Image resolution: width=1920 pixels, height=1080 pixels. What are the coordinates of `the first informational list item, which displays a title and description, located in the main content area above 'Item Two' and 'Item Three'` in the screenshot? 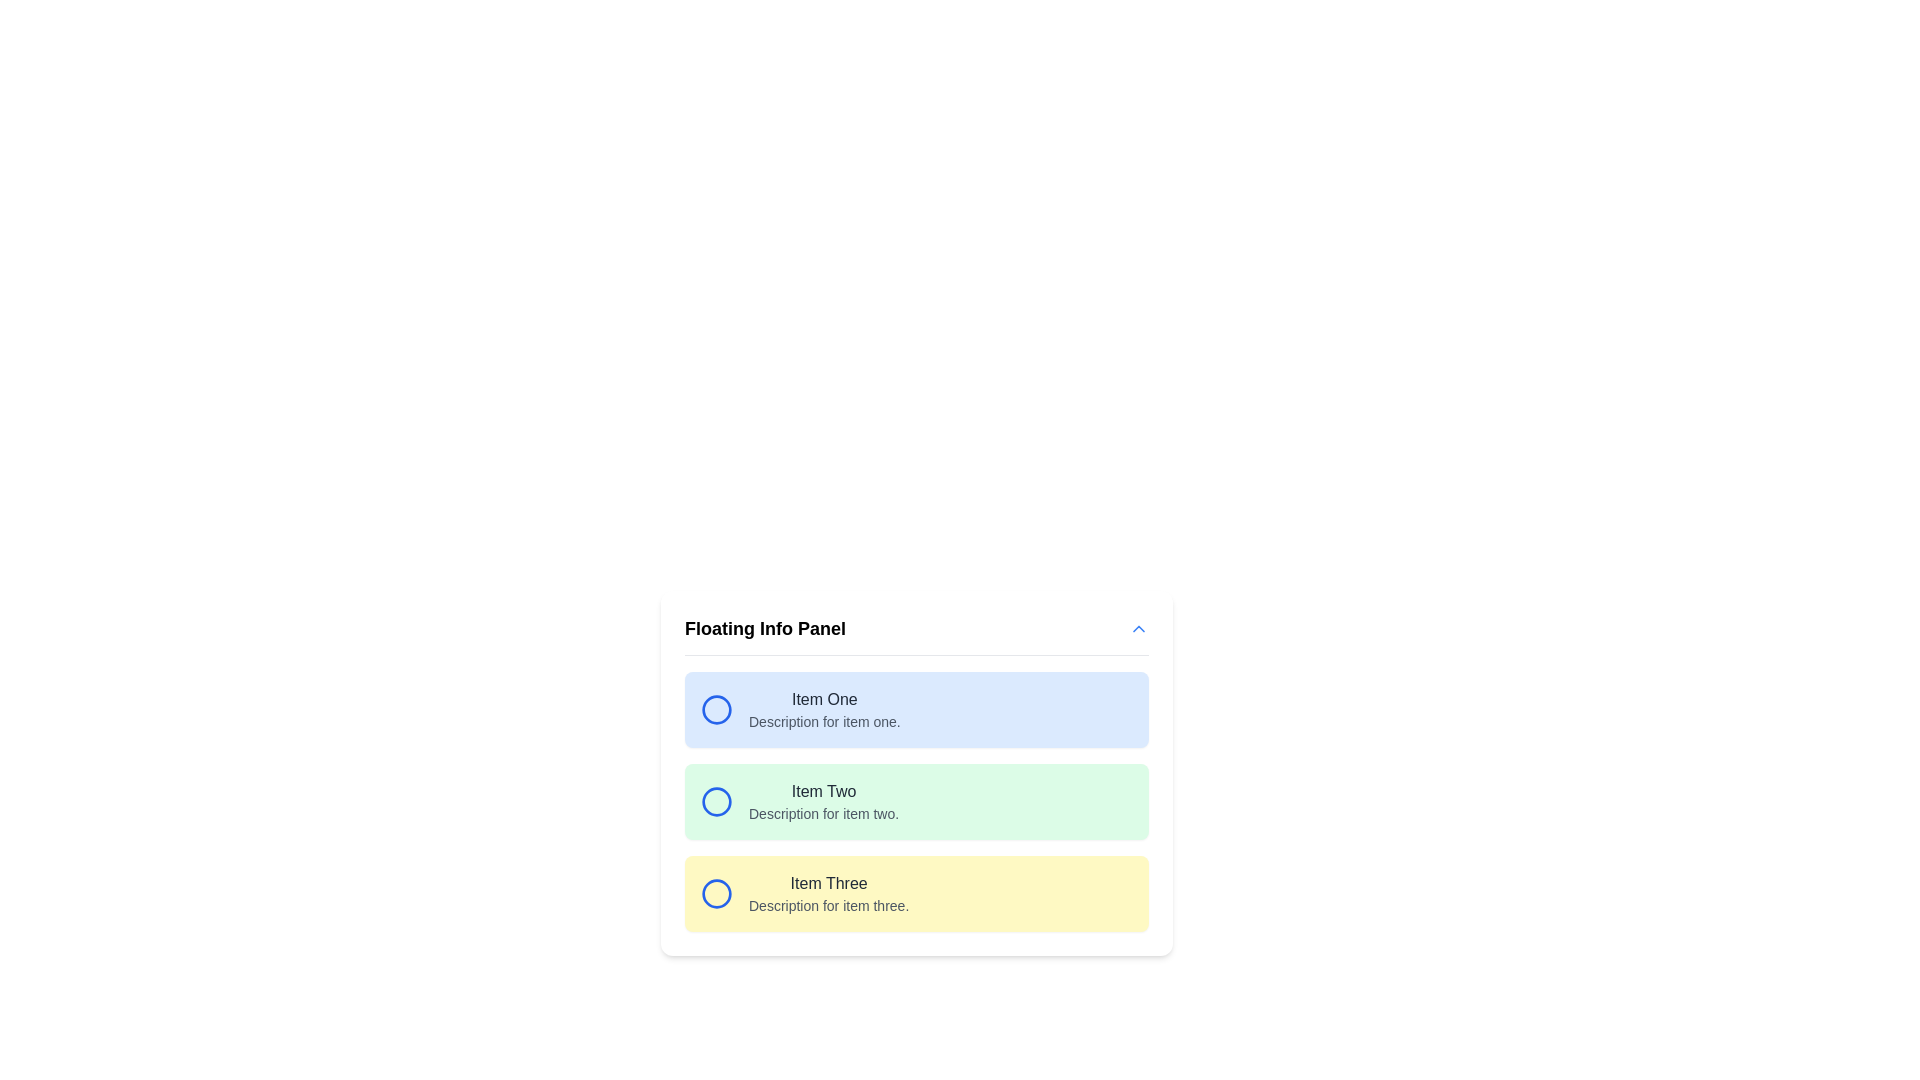 It's located at (915, 708).